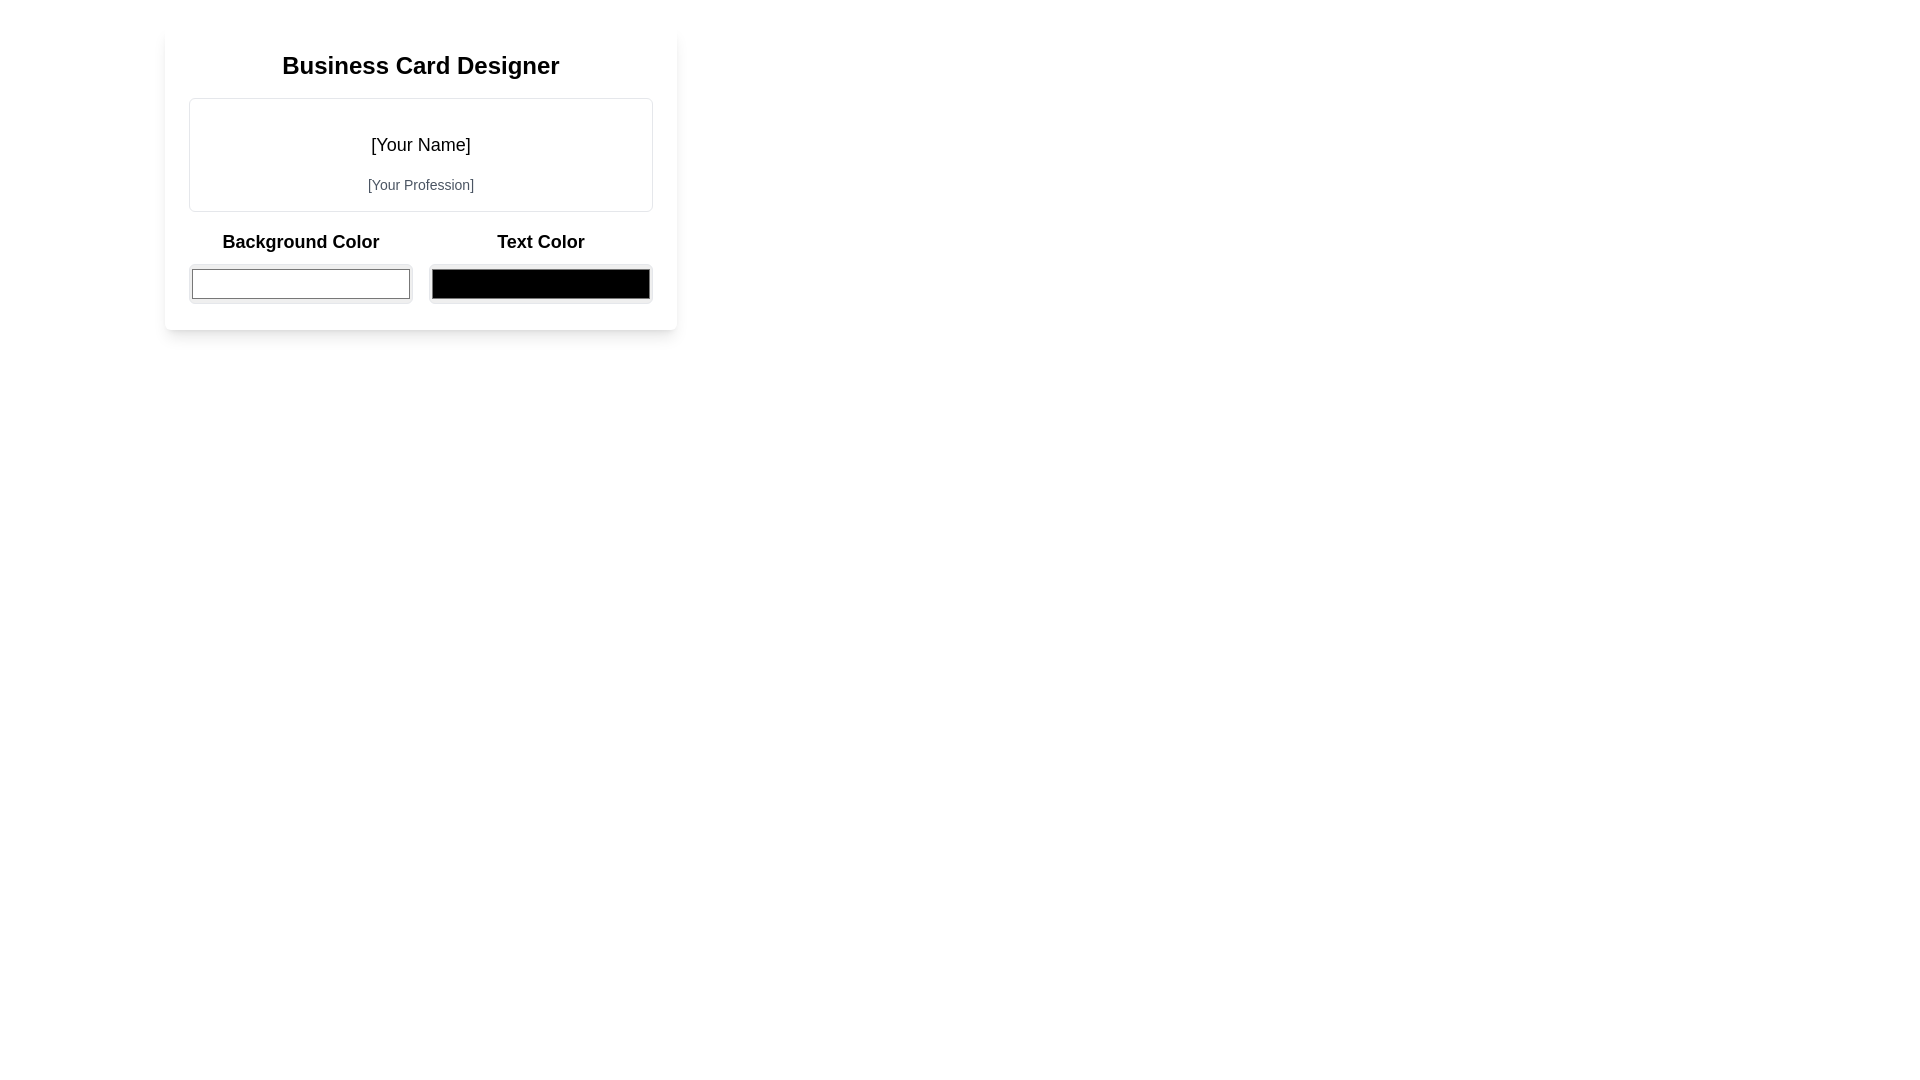 This screenshot has height=1080, width=1920. What do you see at coordinates (420, 64) in the screenshot?
I see `header text located at the top of the rounded, shadowed card-like section, which identifies the section's purpose to the user` at bounding box center [420, 64].